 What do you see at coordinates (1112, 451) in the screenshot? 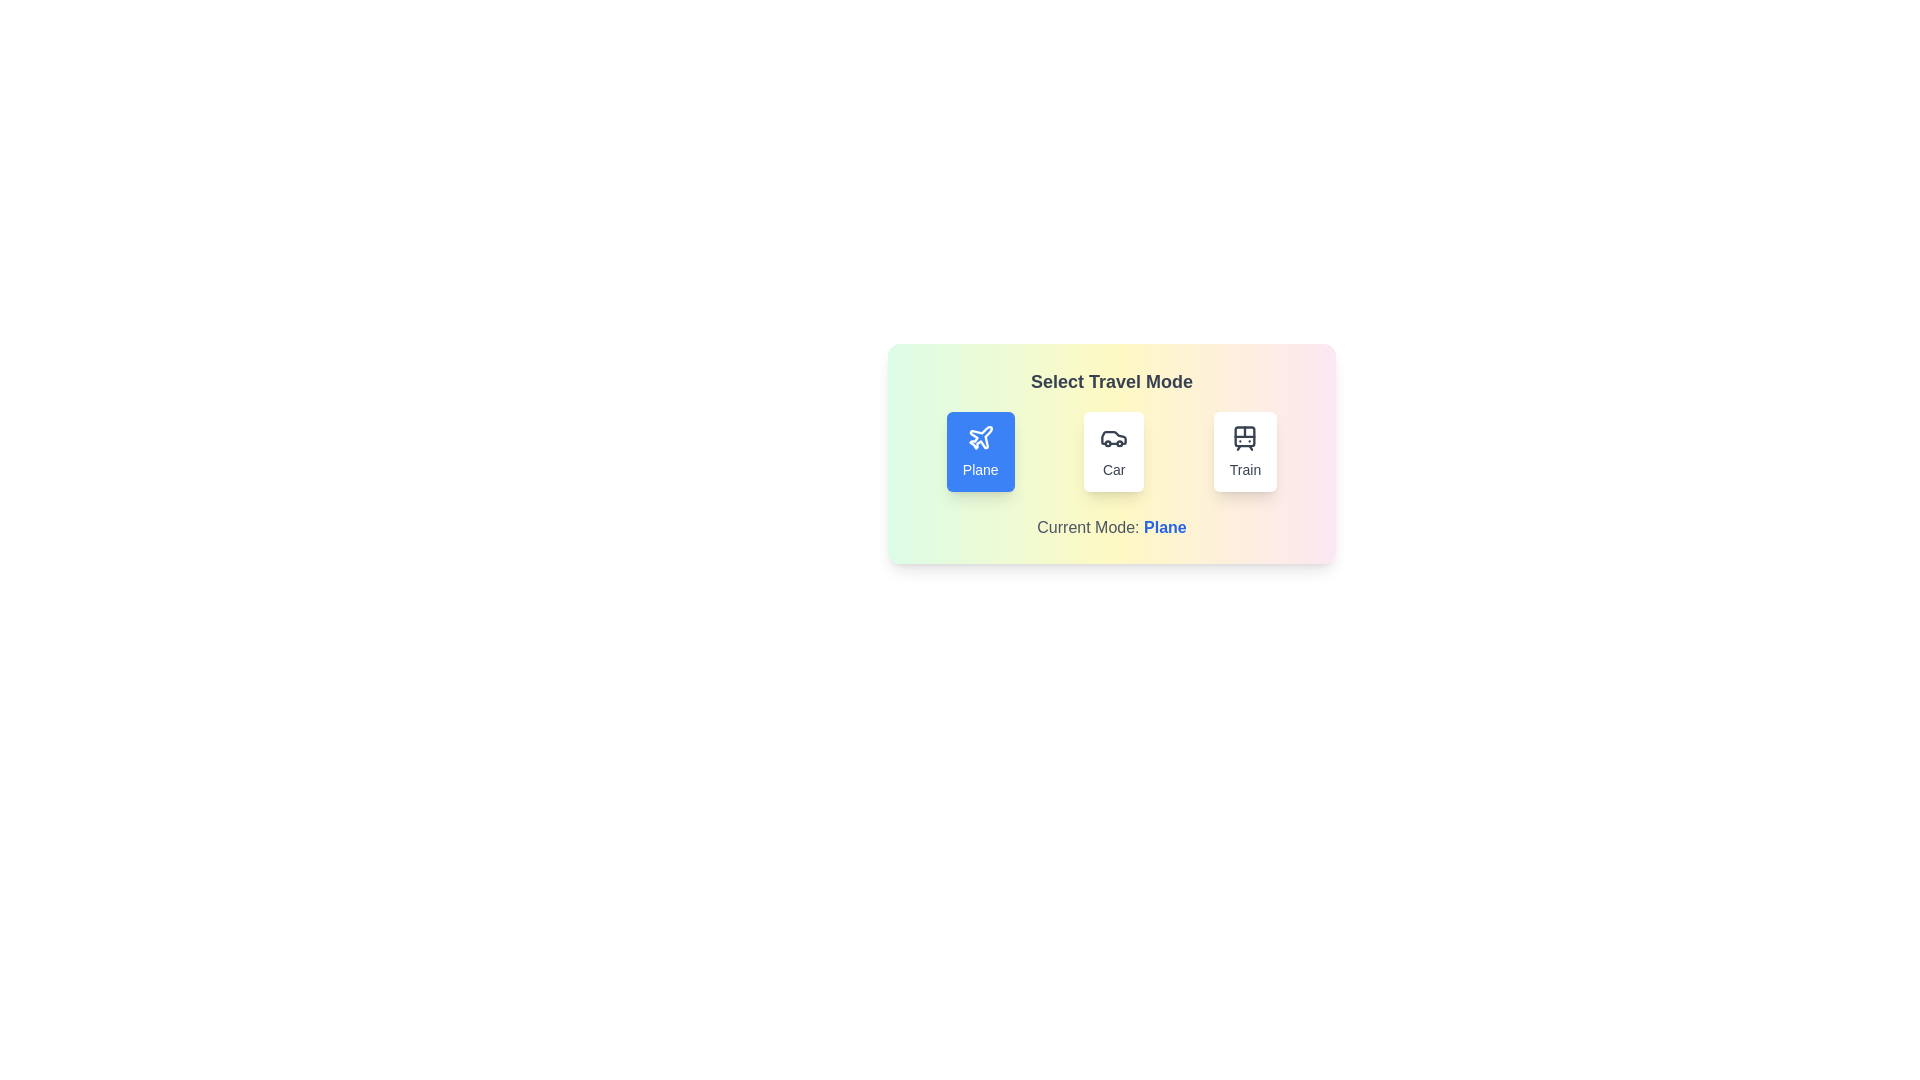
I see `the button labeled Car to observe its hover effect` at bounding box center [1112, 451].